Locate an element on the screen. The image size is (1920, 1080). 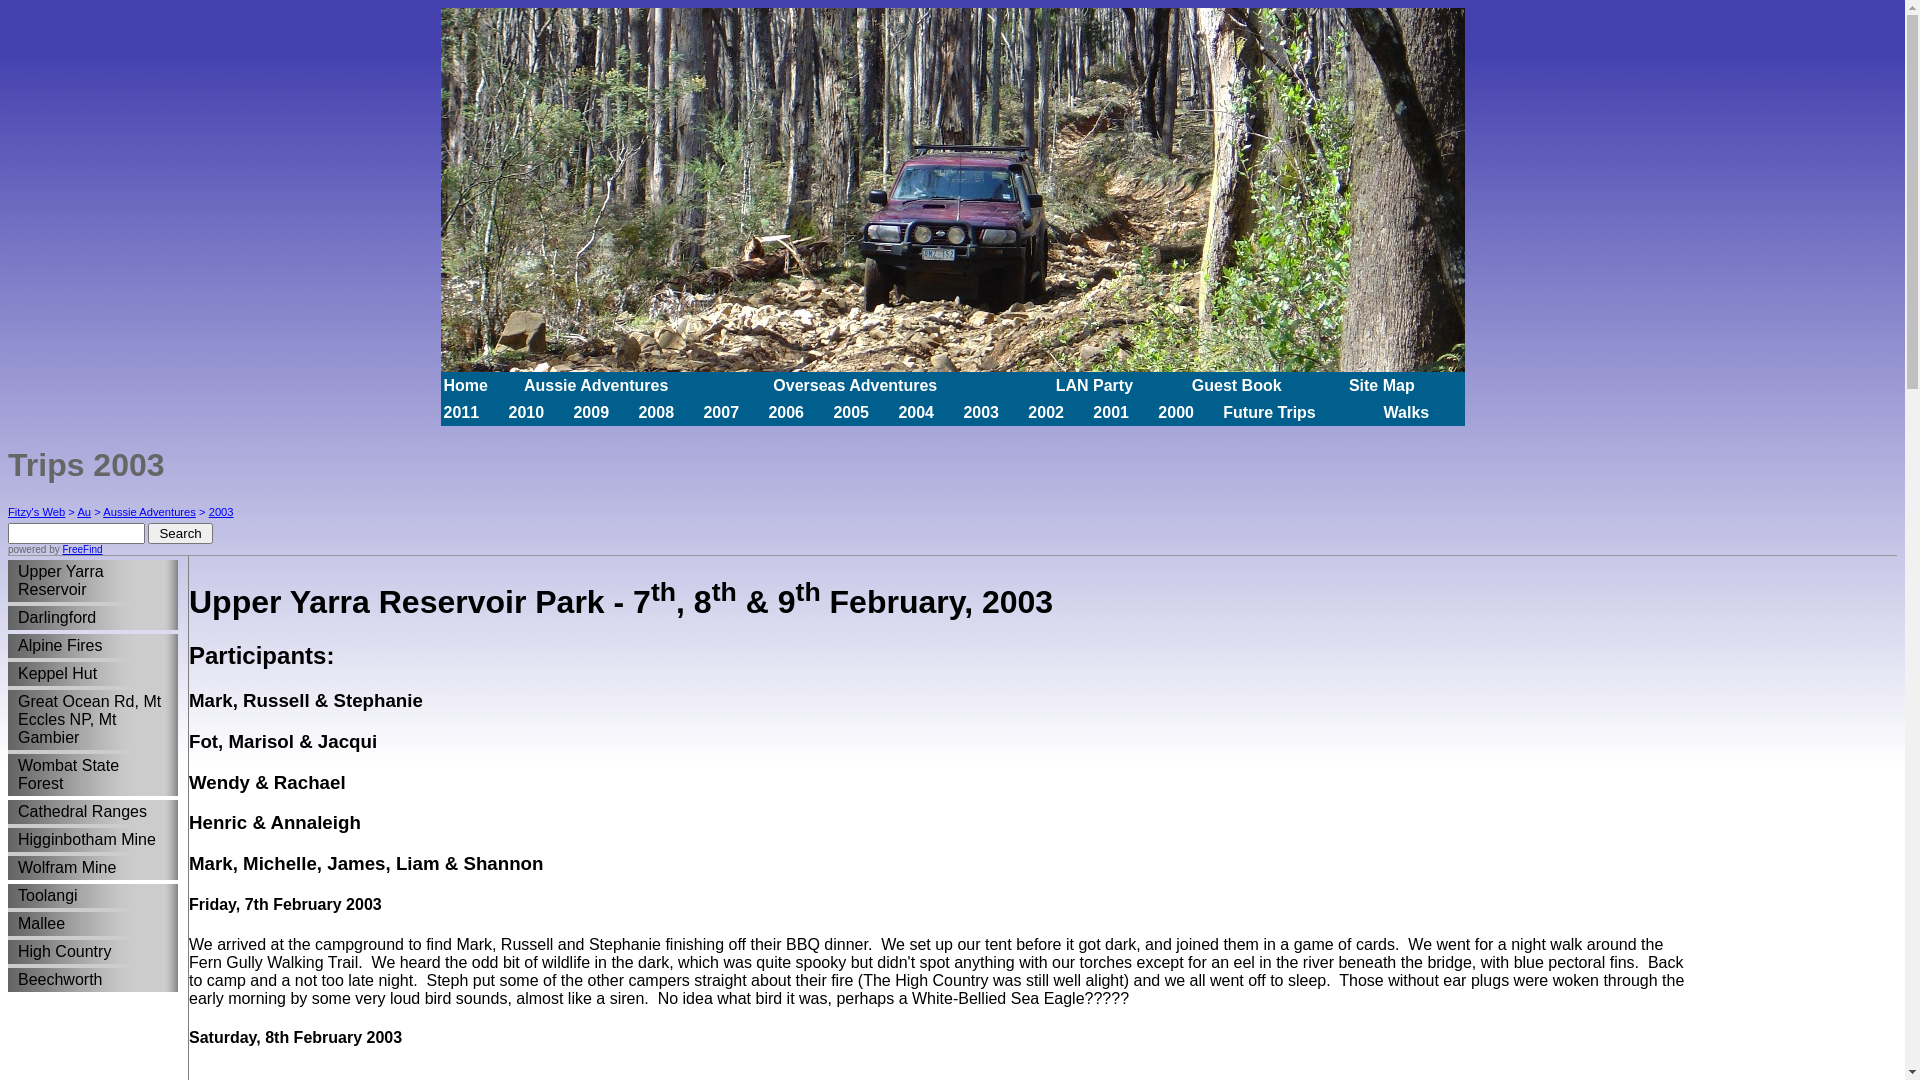
'Alpine Fires' is located at coordinates (86, 645).